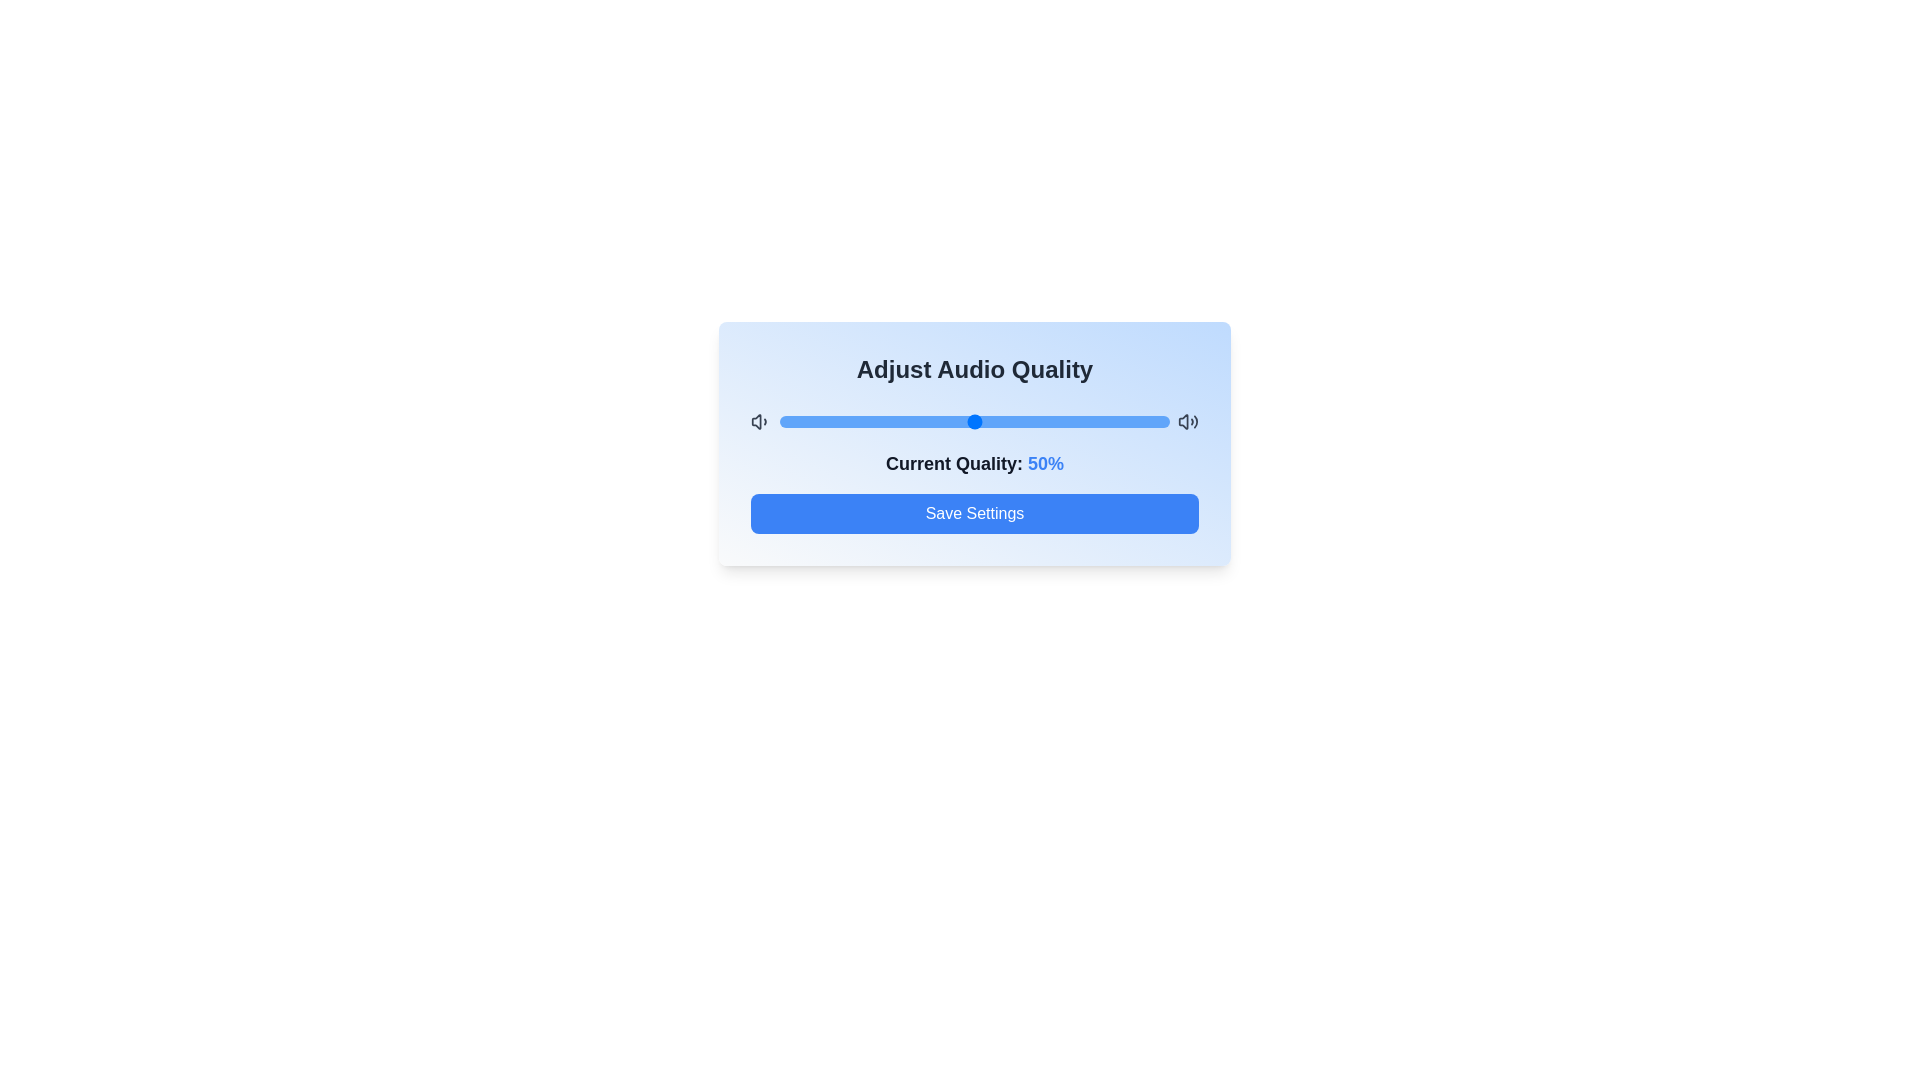 This screenshot has width=1920, height=1080. Describe the element at coordinates (1102, 420) in the screenshot. I see `the audio quality to 83% by dragging the slider` at that location.